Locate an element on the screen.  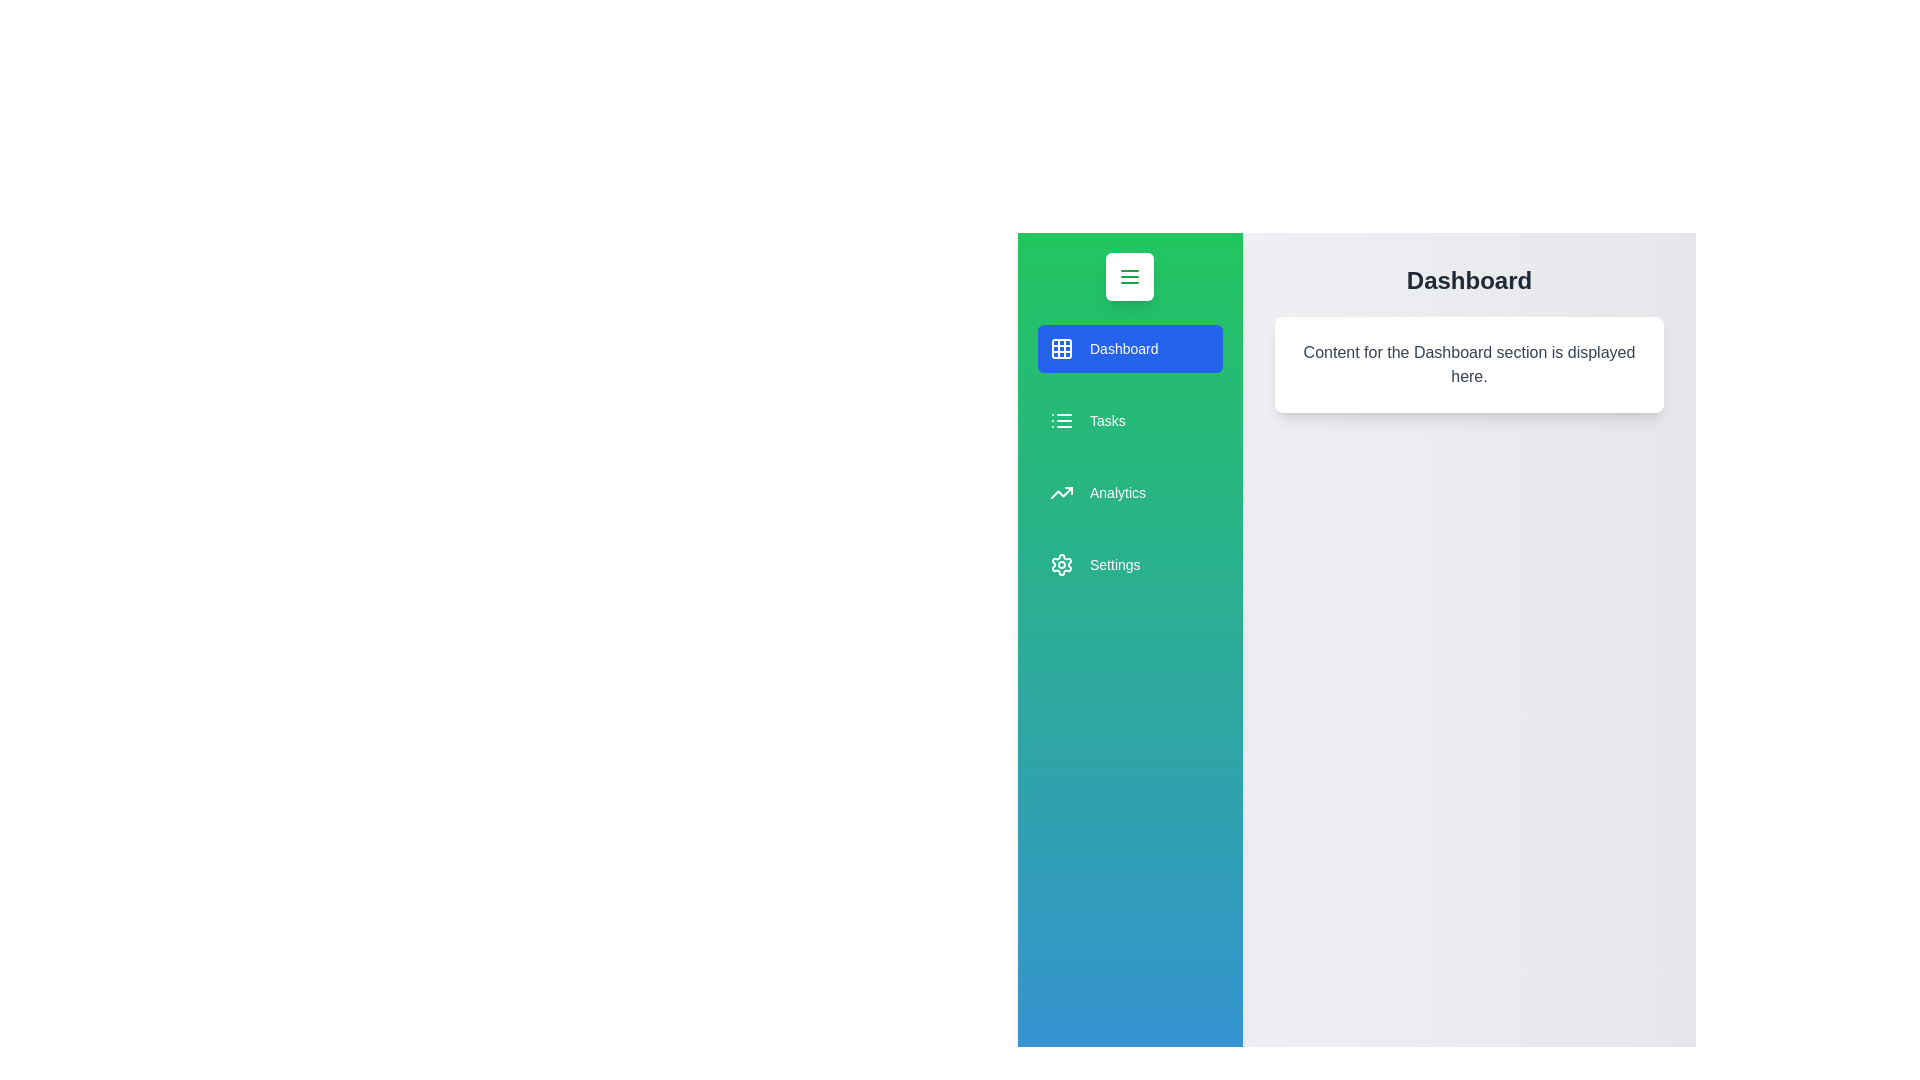
the Analytics tab is located at coordinates (1129, 493).